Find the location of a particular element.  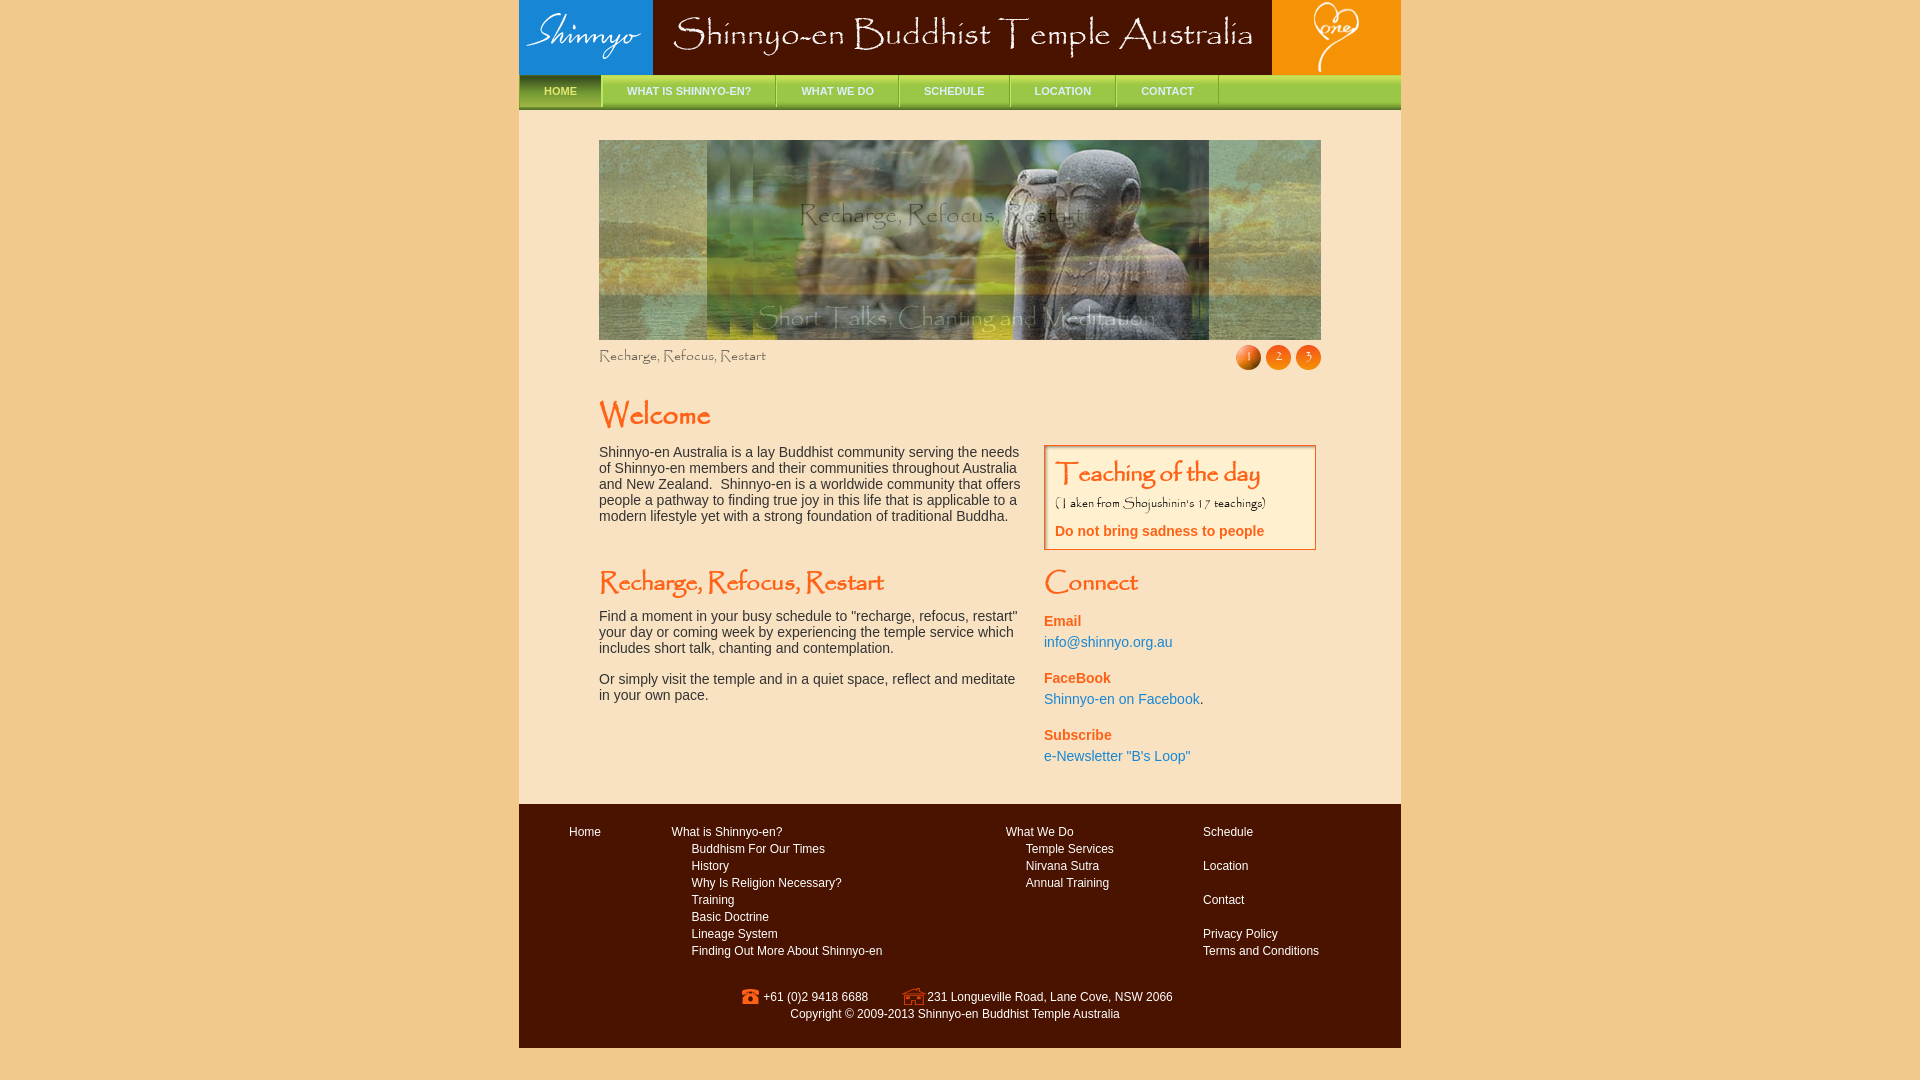

'WHAT IS SHINNYO-EN?' is located at coordinates (689, 91).